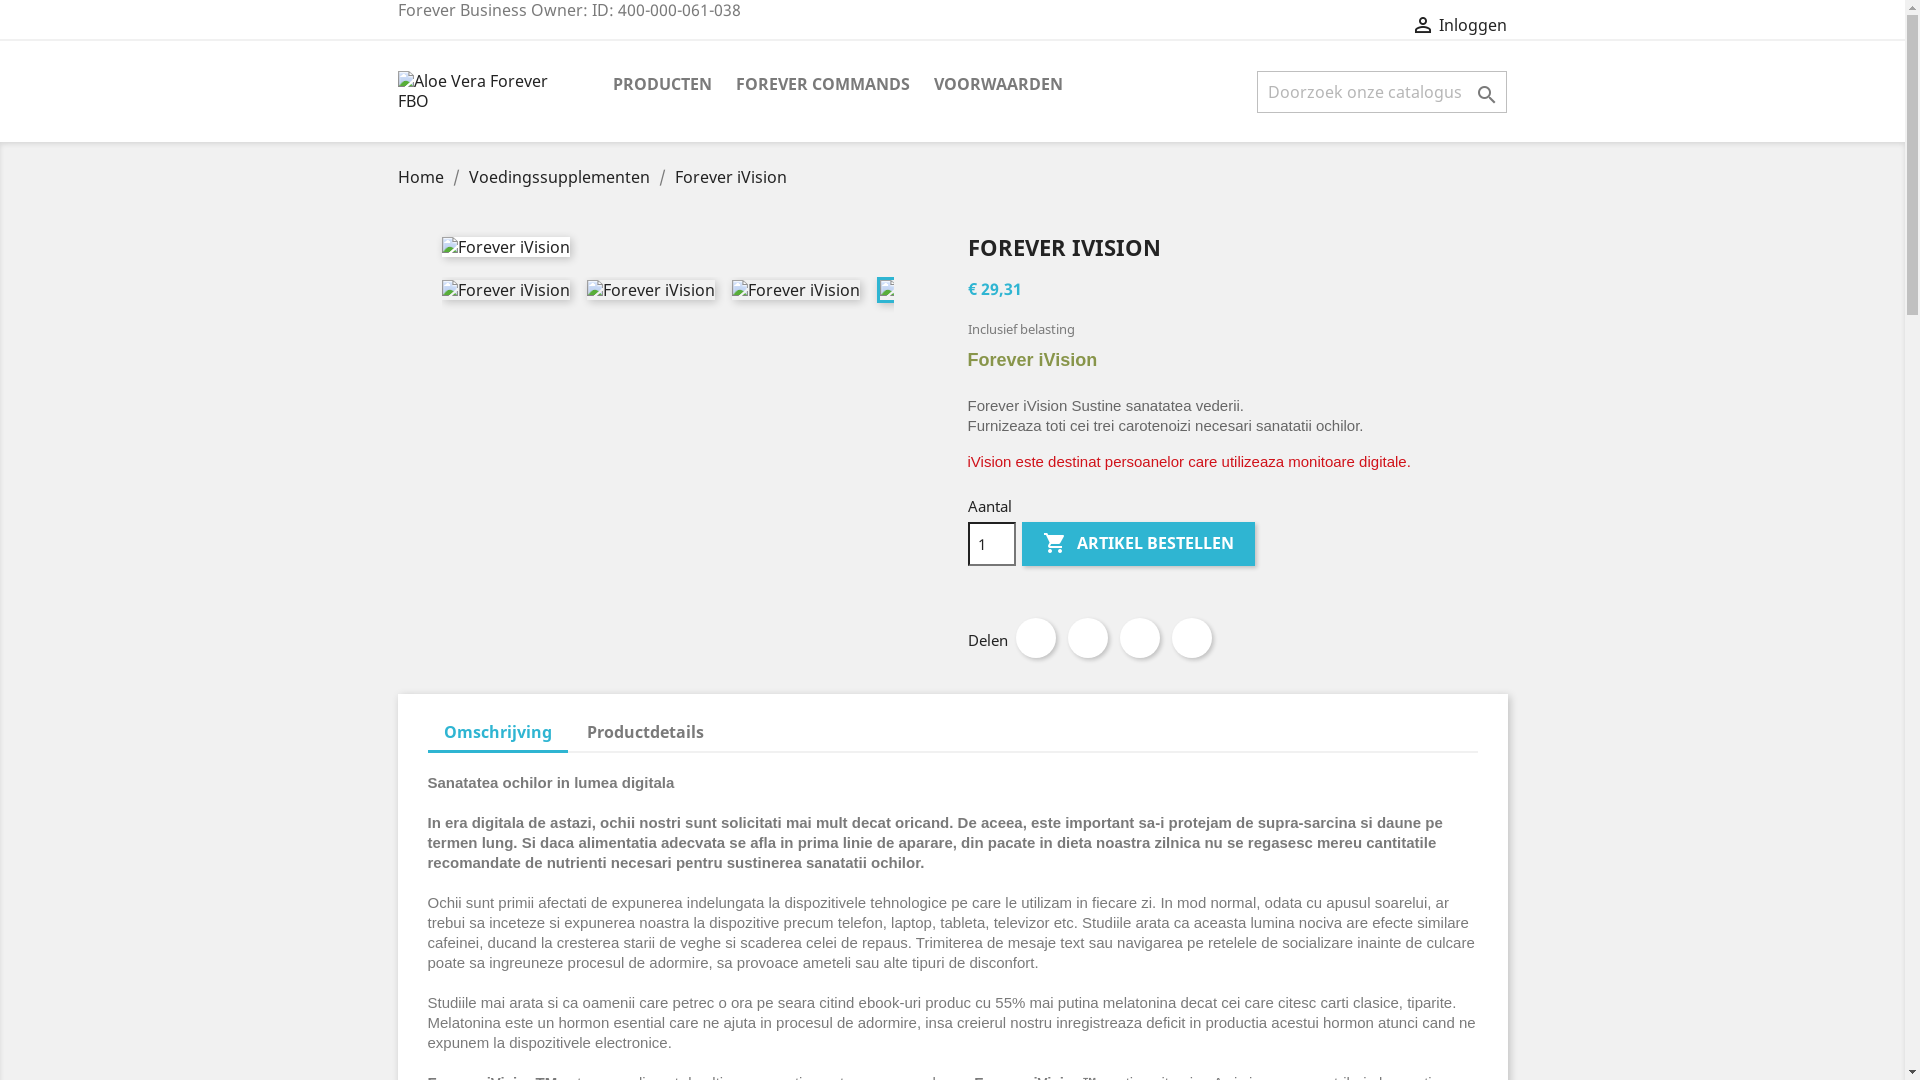  I want to click on 'Home', so click(421, 176).